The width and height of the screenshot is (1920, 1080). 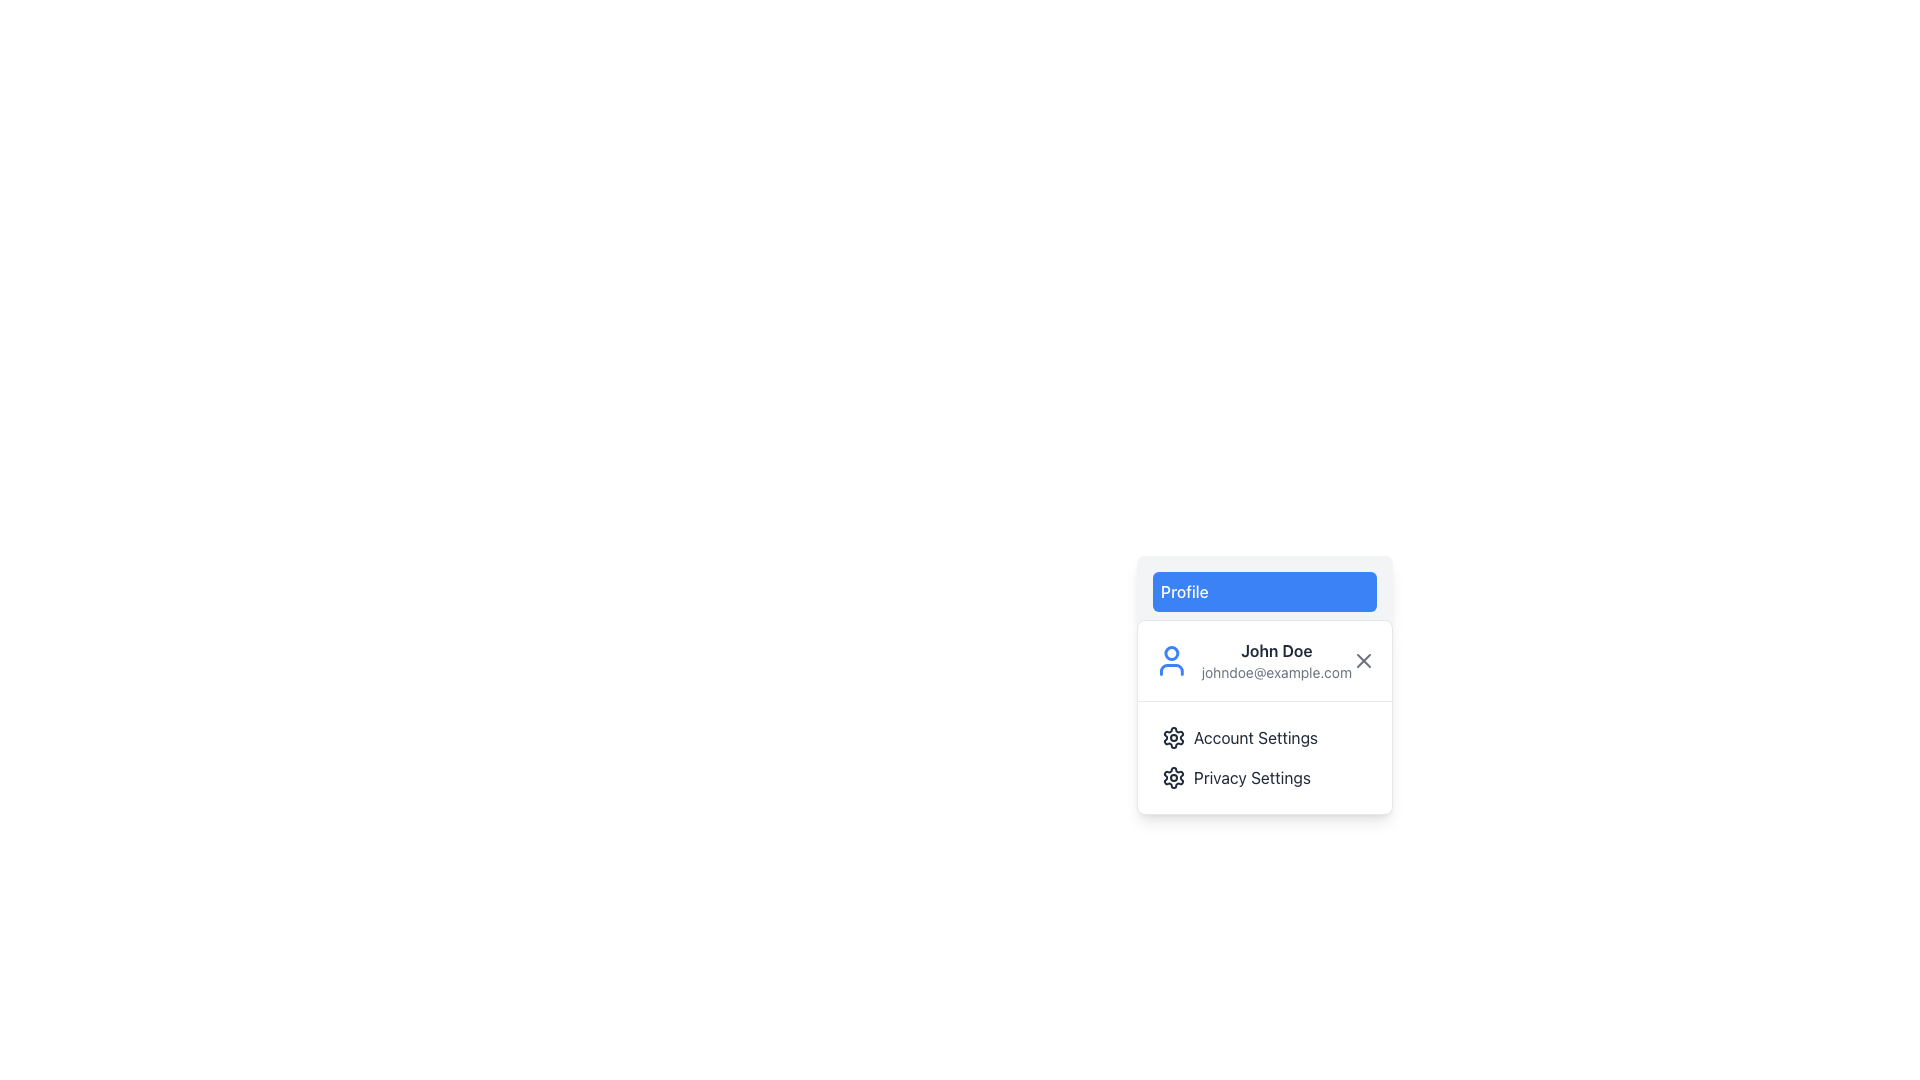 I want to click on the blue 'Profile' button located at the top of the modal interface, so click(x=1264, y=590).